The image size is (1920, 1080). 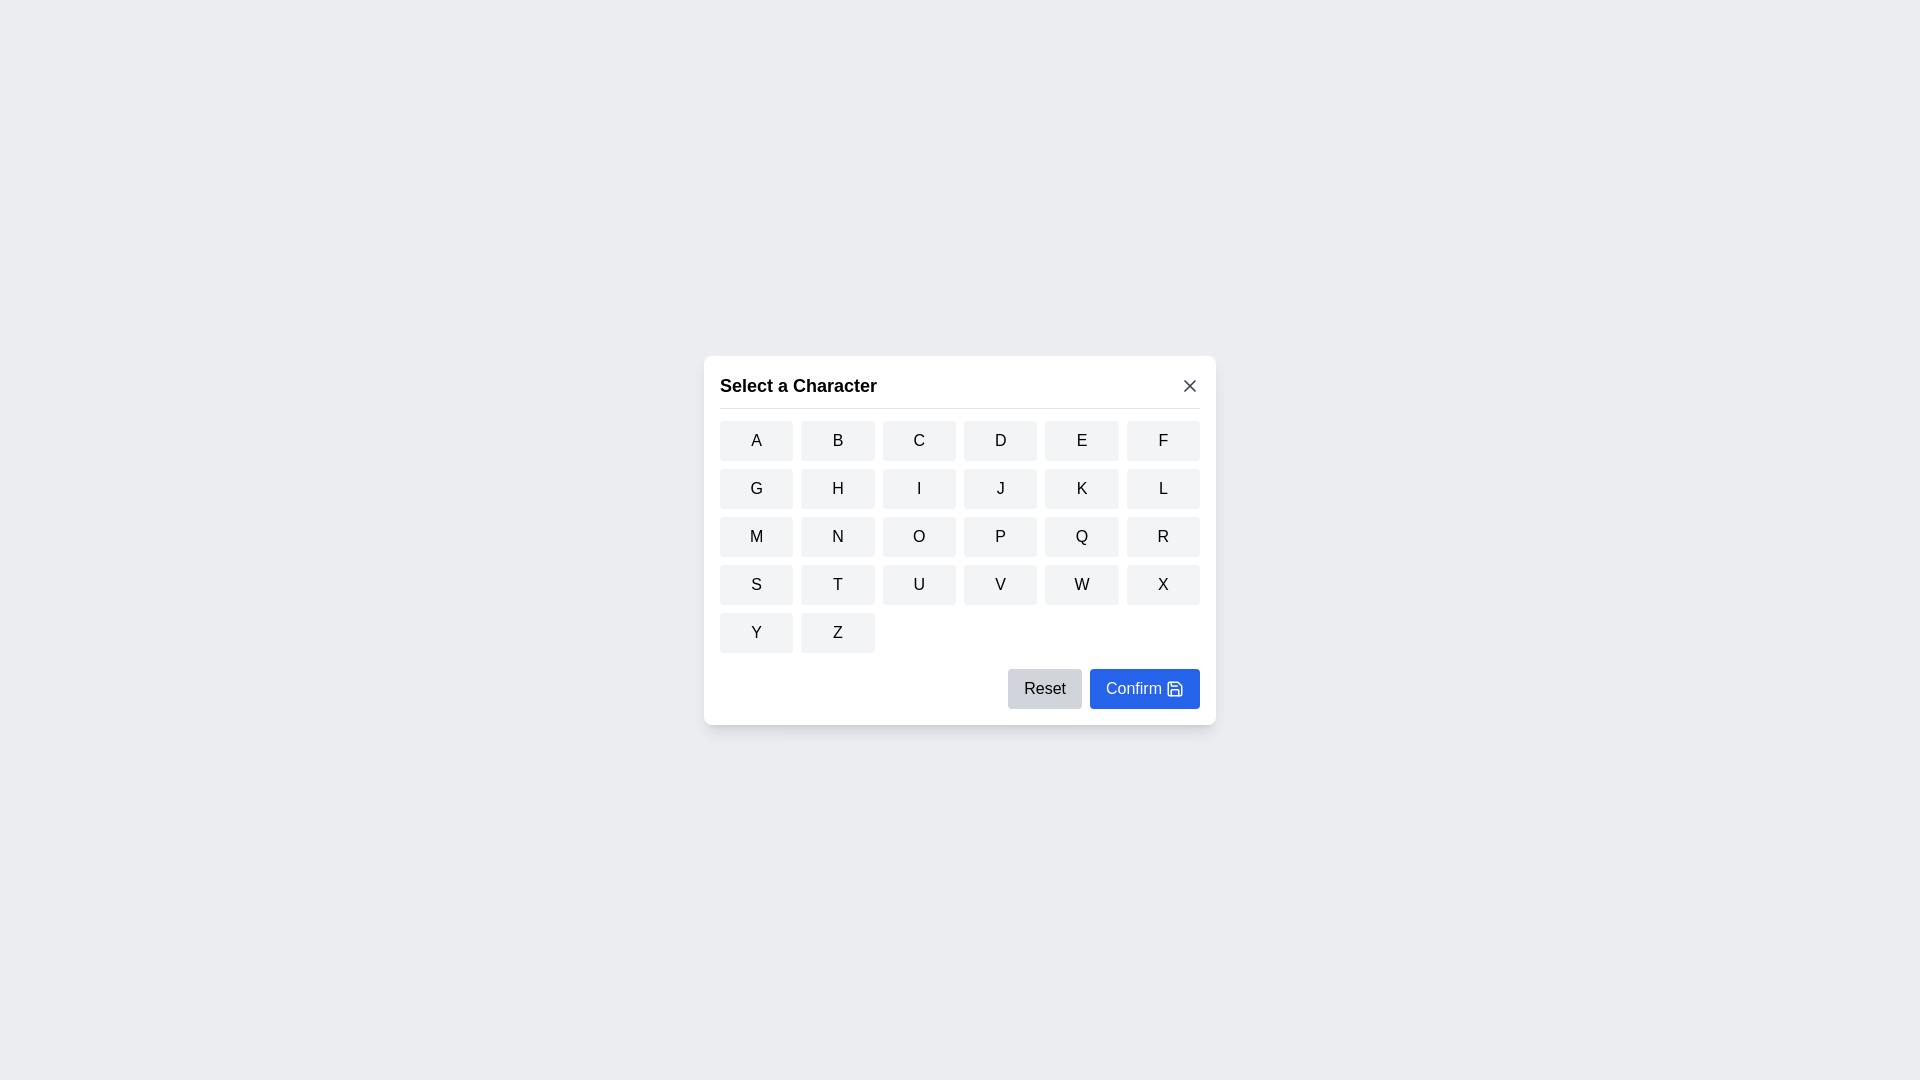 I want to click on the close button in the header to close the dialog, so click(x=1190, y=385).